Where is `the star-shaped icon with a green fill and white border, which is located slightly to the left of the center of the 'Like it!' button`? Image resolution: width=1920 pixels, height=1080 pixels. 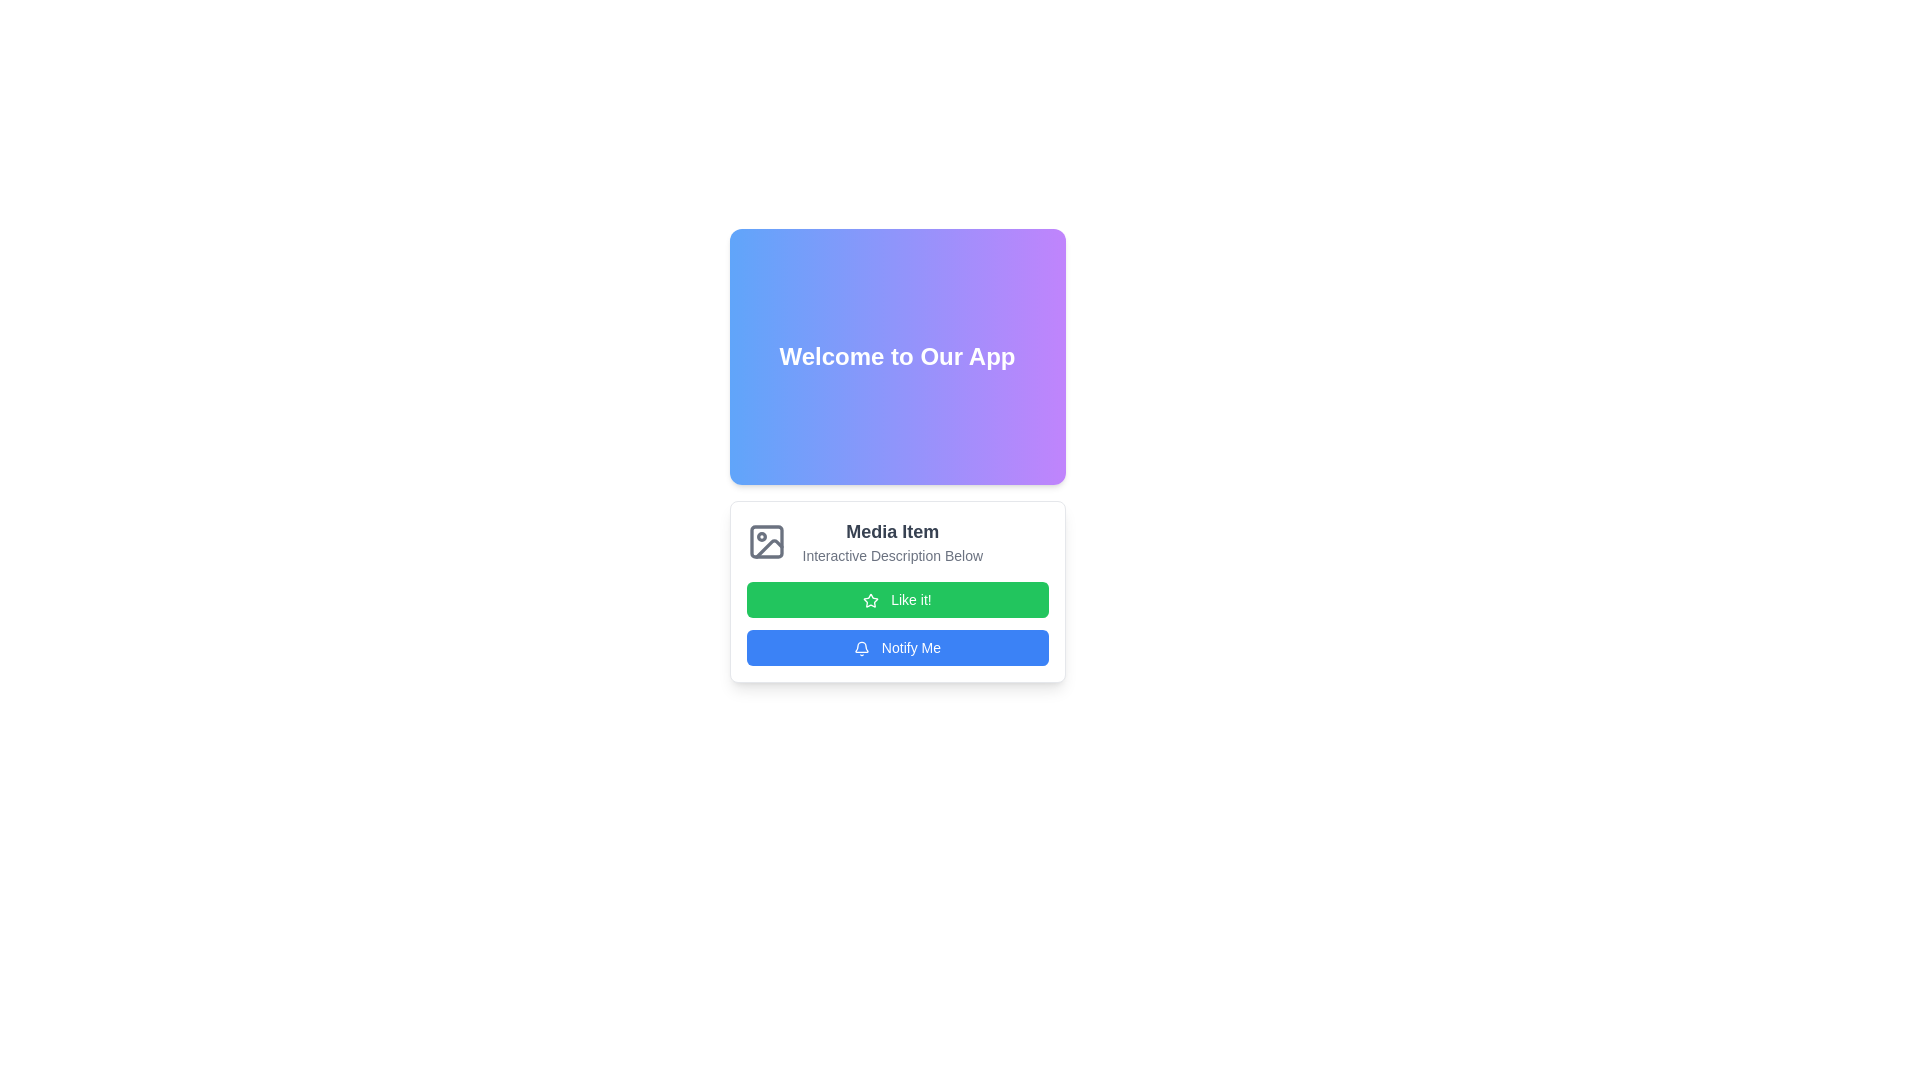
the star-shaped icon with a green fill and white border, which is located slightly to the left of the center of the 'Like it!' button is located at coordinates (871, 600).